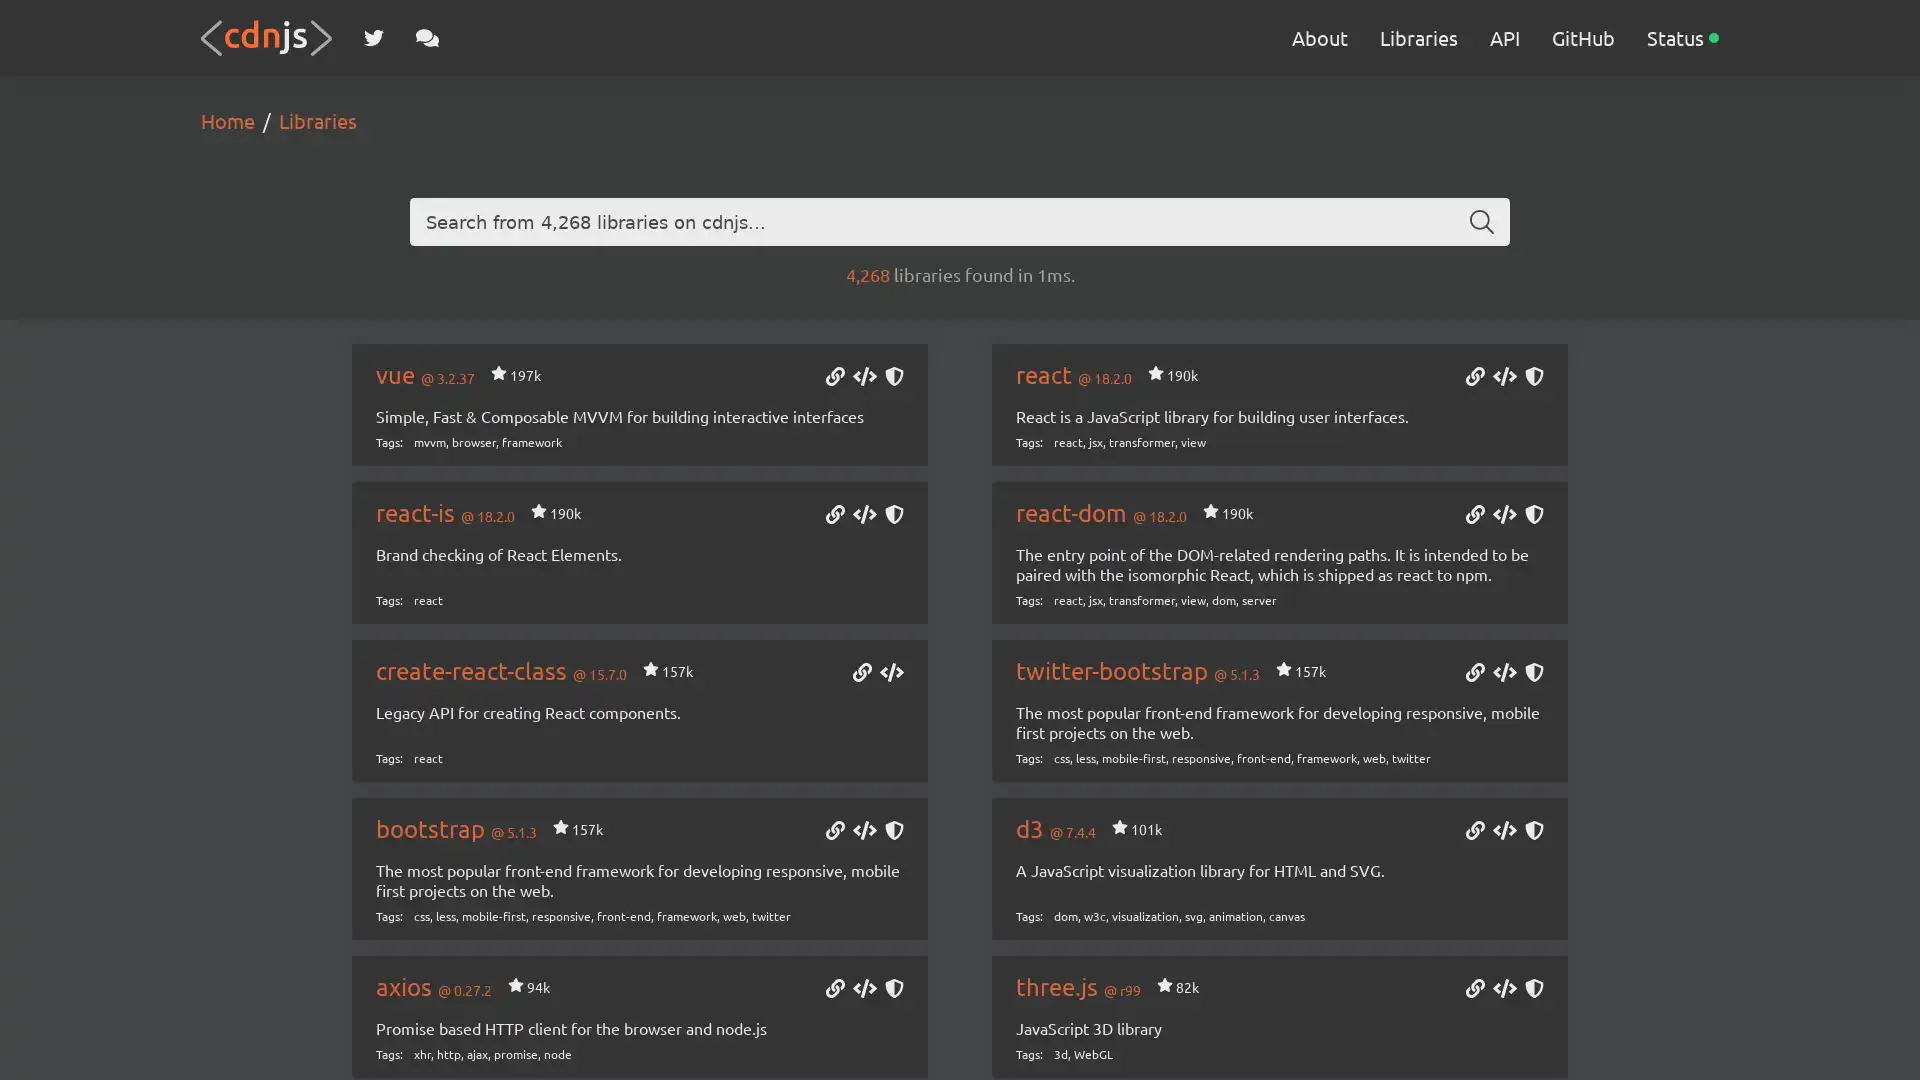  I want to click on Copy SRI Hash, so click(1533, 990).